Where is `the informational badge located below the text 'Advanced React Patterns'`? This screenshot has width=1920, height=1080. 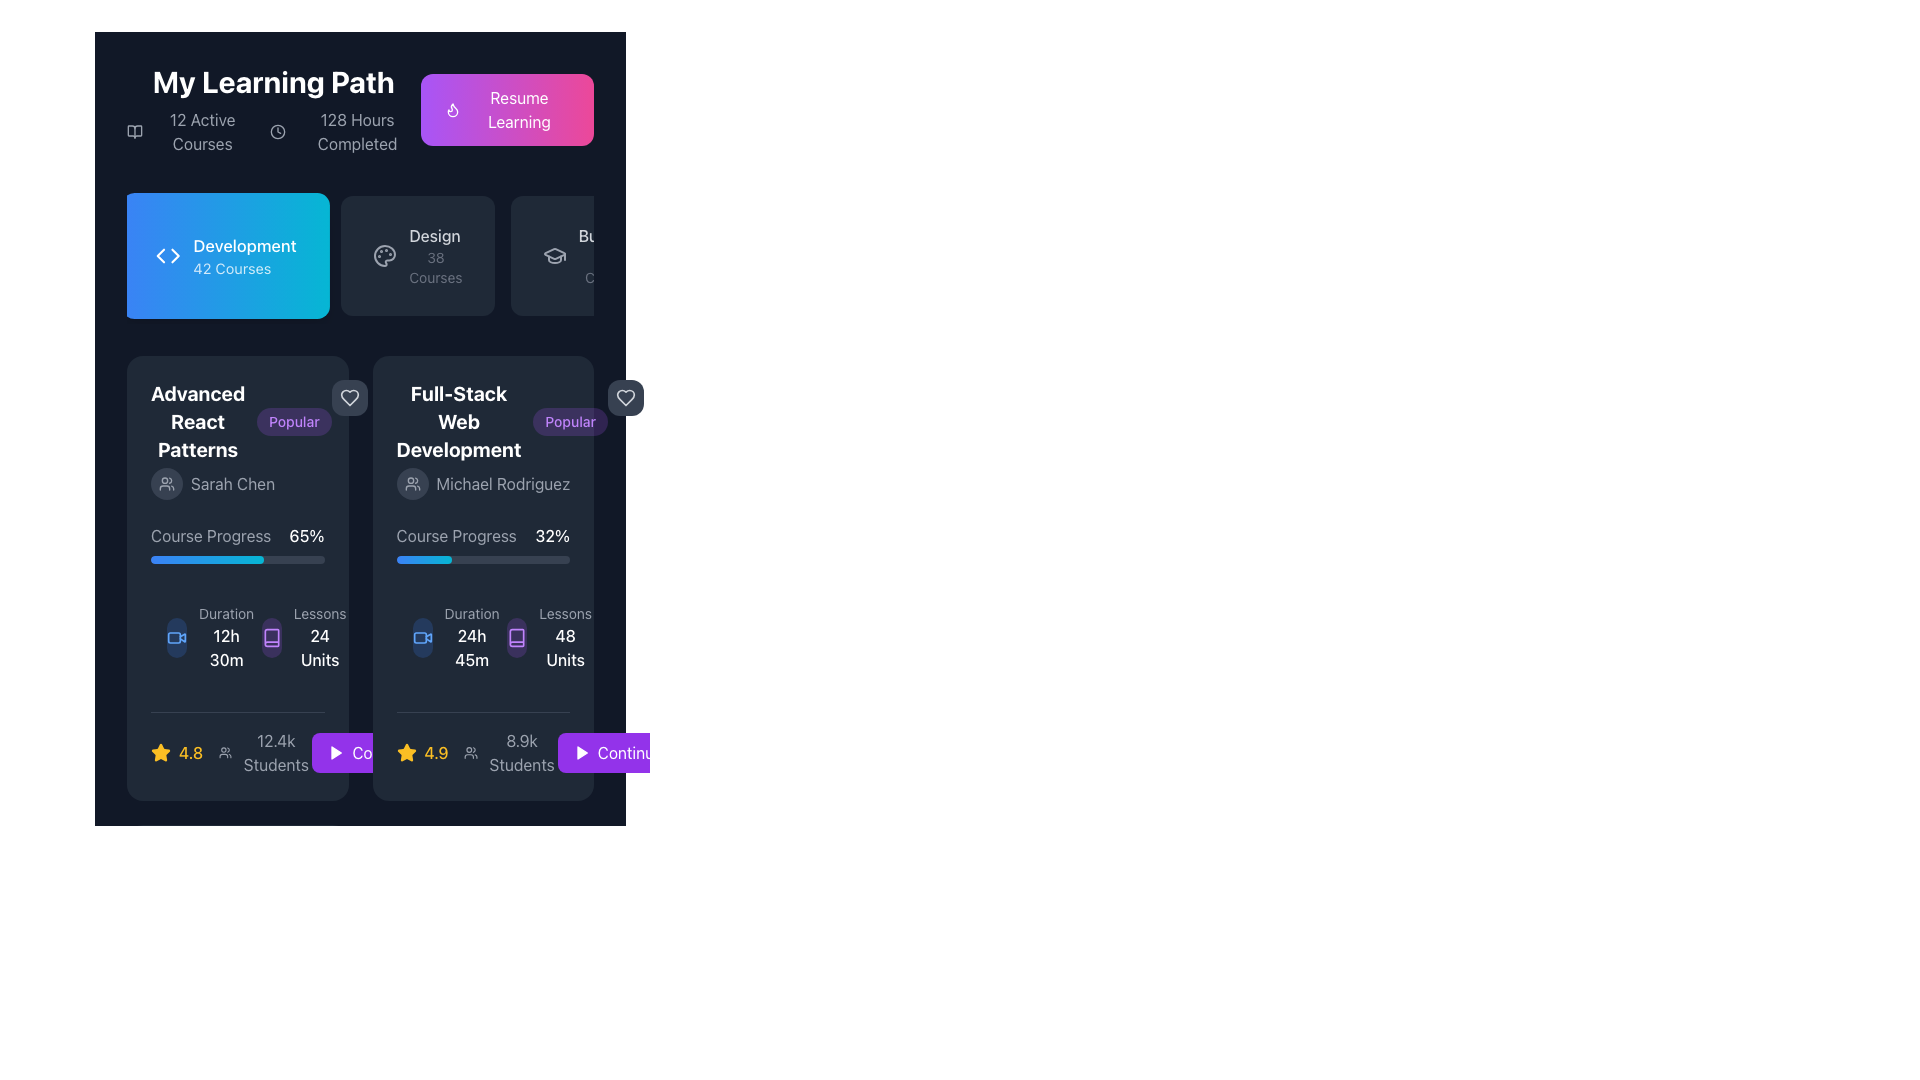 the informational badge located below the text 'Advanced React Patterns' is located at coordinates (293, 420).